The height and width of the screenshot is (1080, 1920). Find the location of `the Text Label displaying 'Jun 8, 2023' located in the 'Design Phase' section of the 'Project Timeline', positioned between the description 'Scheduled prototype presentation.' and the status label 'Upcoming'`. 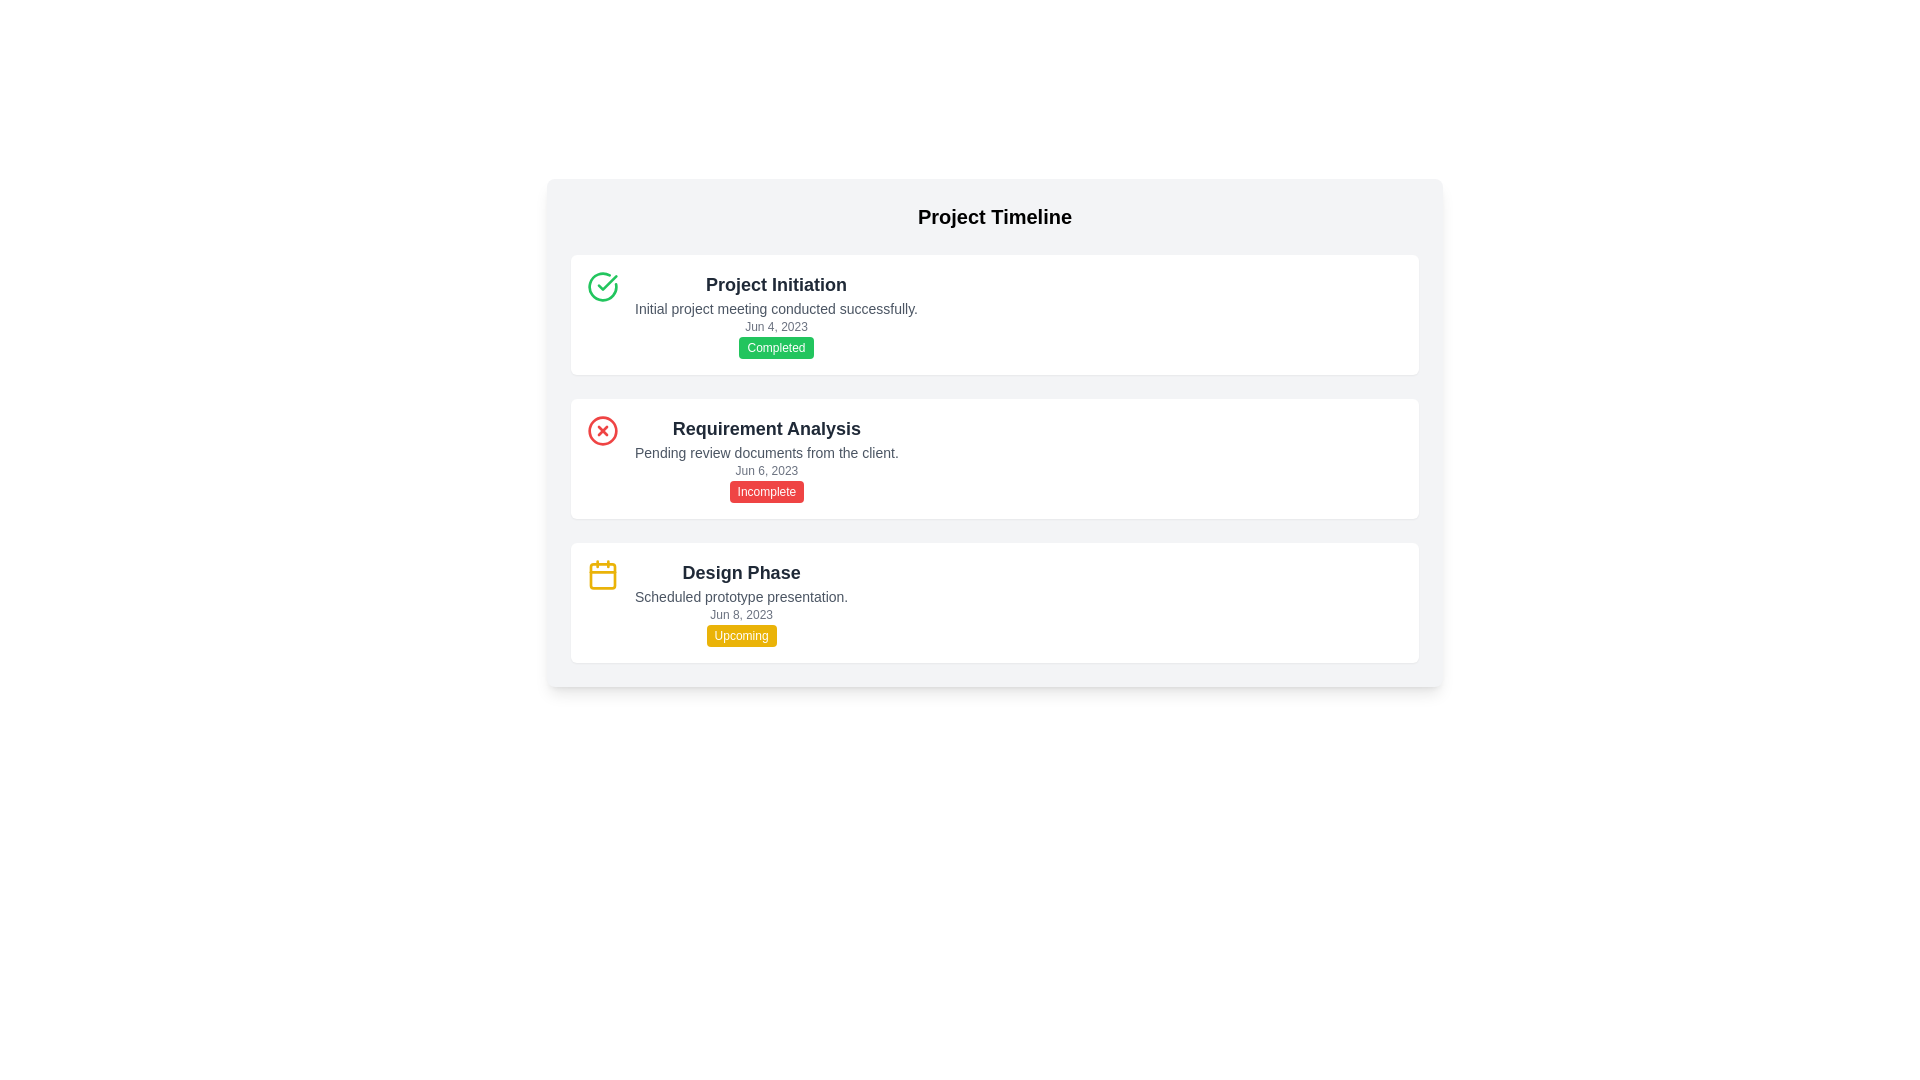

the Text Label displaying 'Jun 8, 2023' located in the 'Design Phase' section of the 'Project Timeline', positioned between the description 'Scheduled prototype presentation.' and the status label 'Upcoming' is located at coordinates (740, 613).